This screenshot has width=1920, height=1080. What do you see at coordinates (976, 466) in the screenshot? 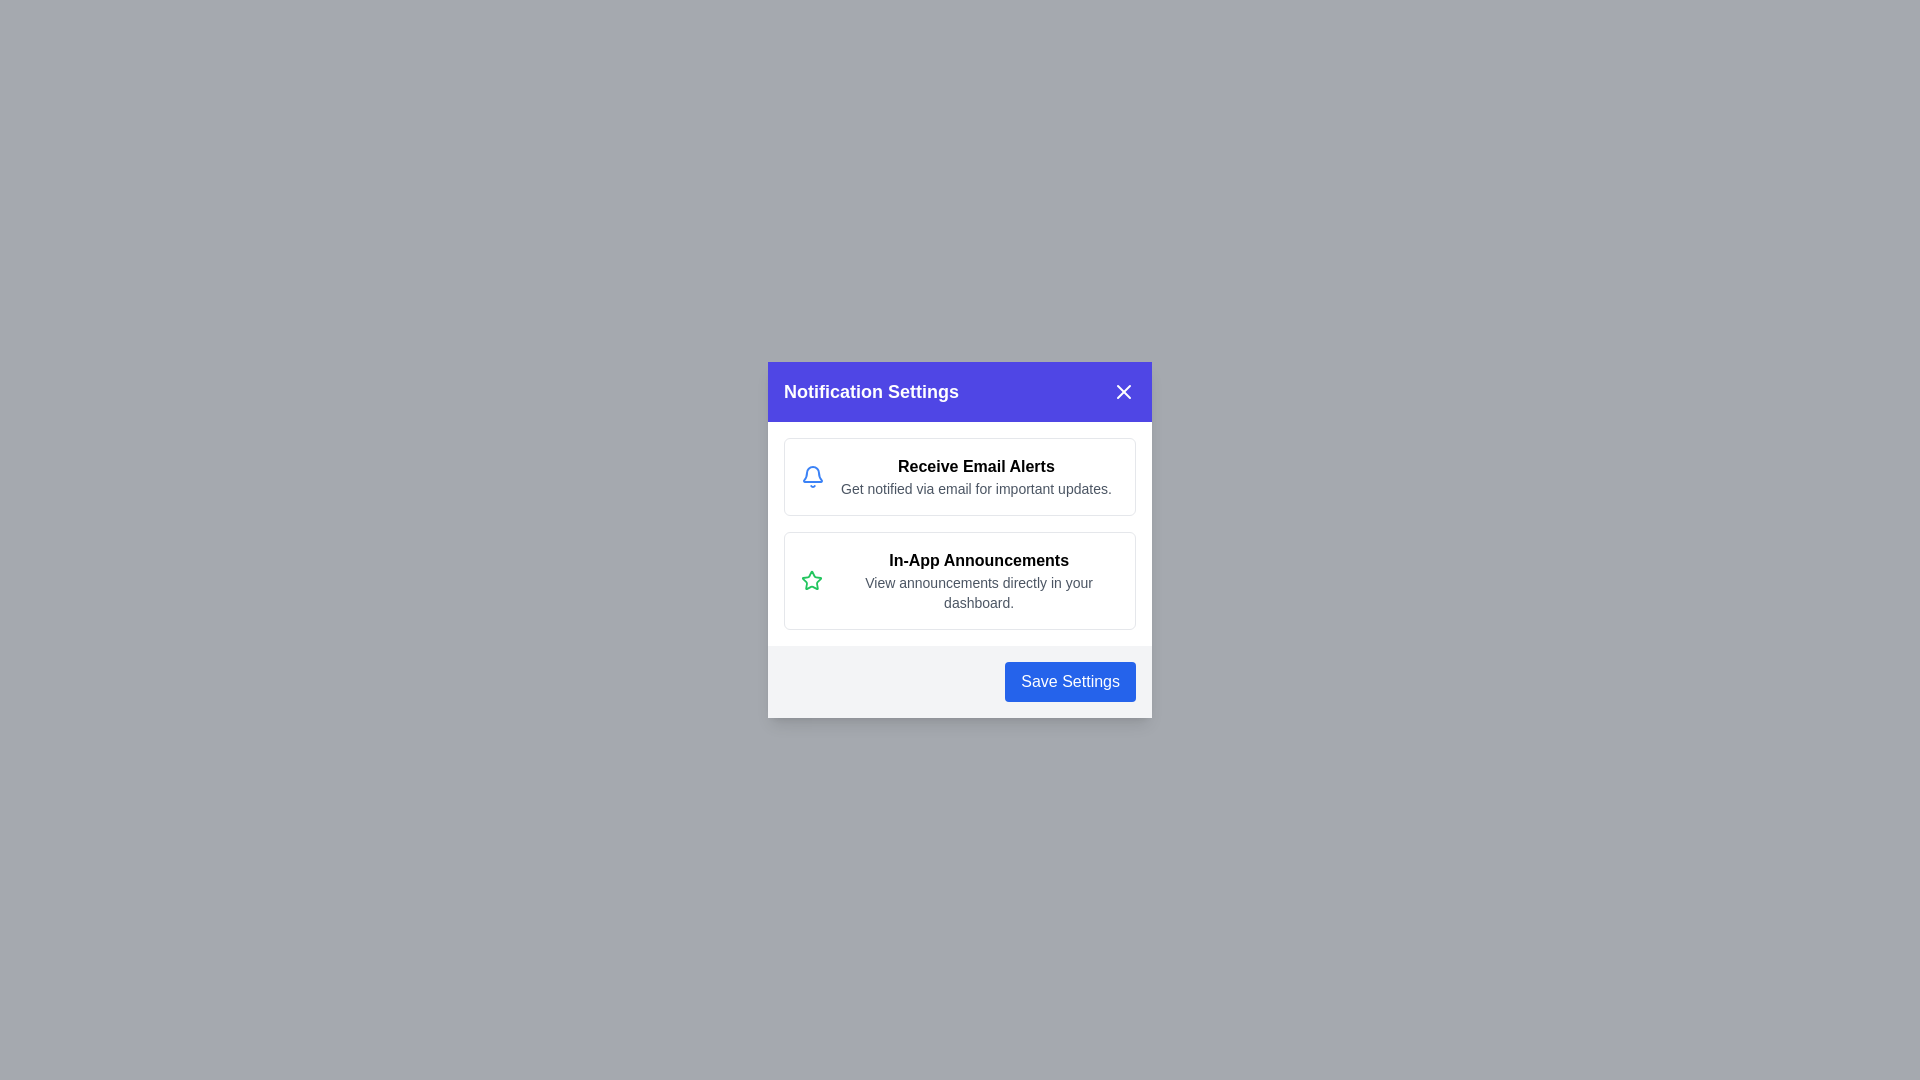
I see `the text element Receive Email Alerts to enable selection or copying` at bounding box center [976, 466].